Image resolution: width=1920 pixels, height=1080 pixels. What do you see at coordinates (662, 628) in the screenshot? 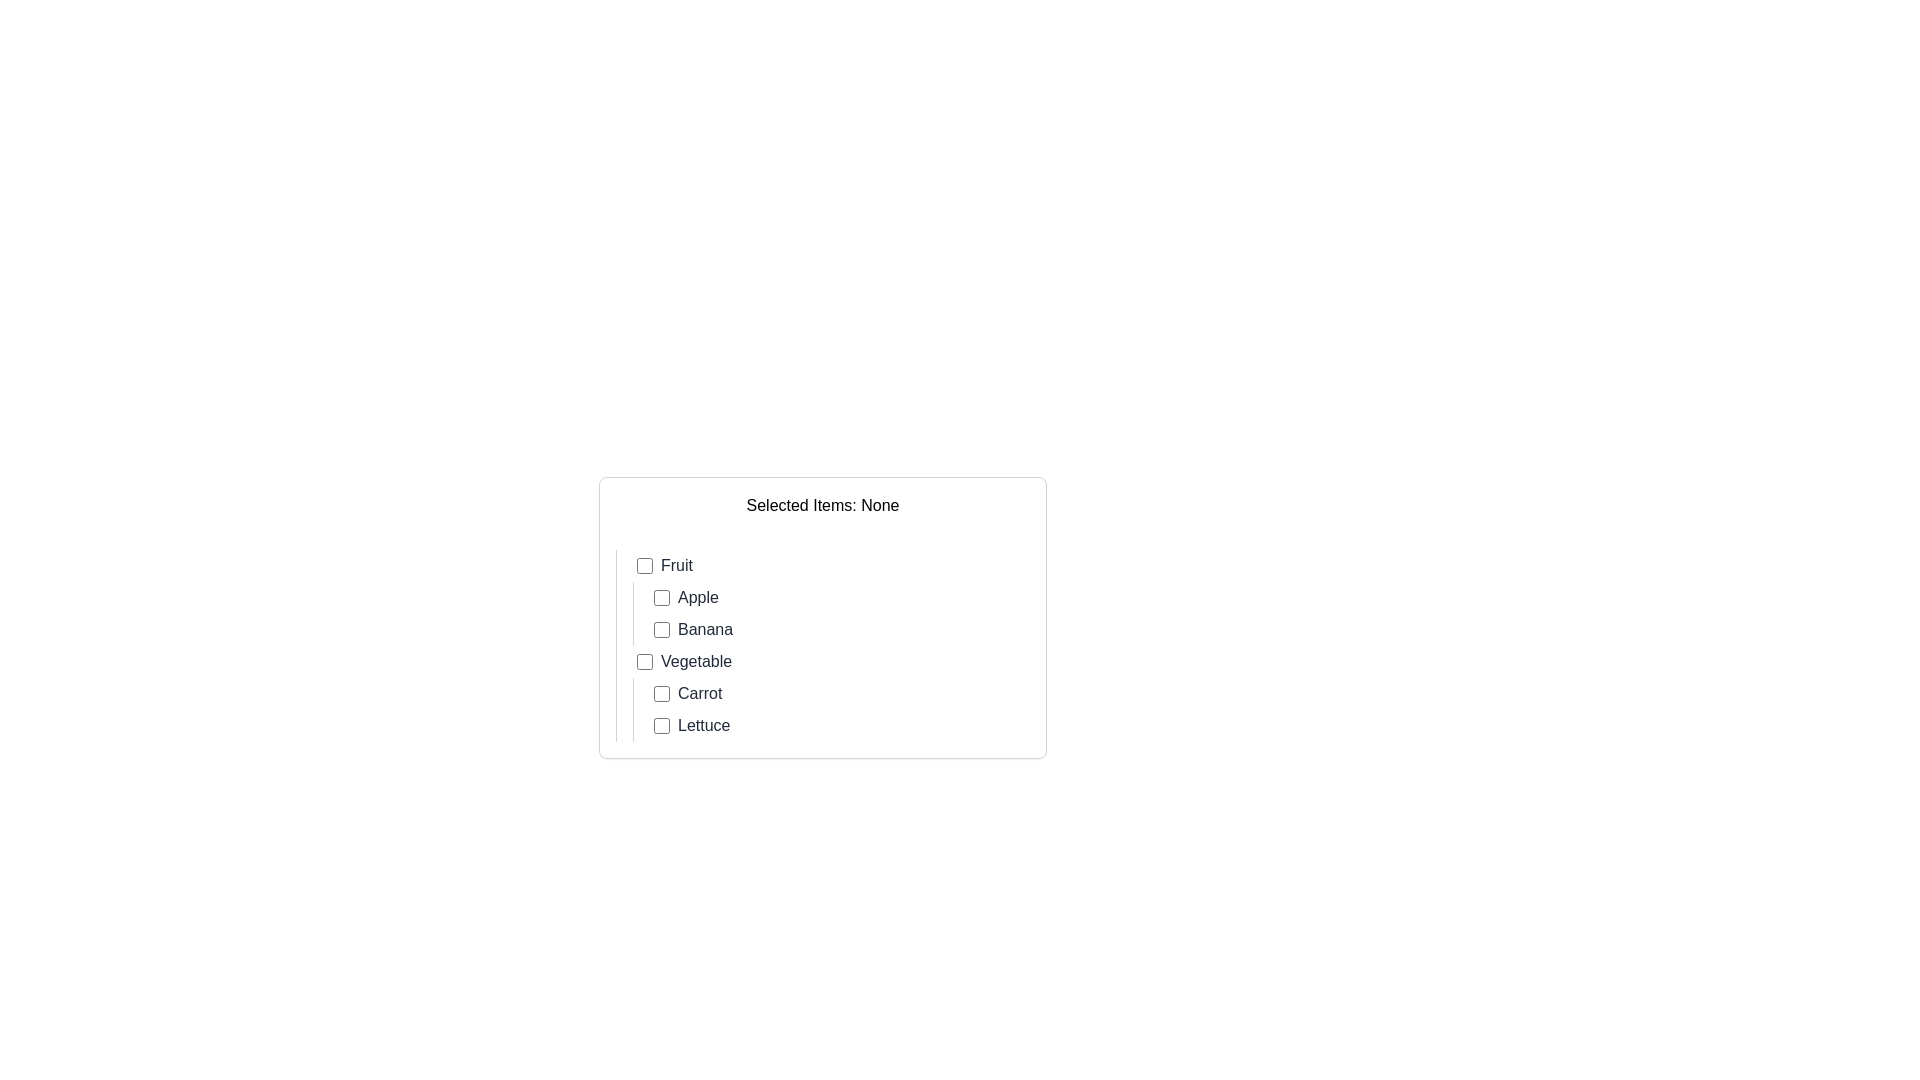
I see `the checkbox` at bounding box center [662, 628].